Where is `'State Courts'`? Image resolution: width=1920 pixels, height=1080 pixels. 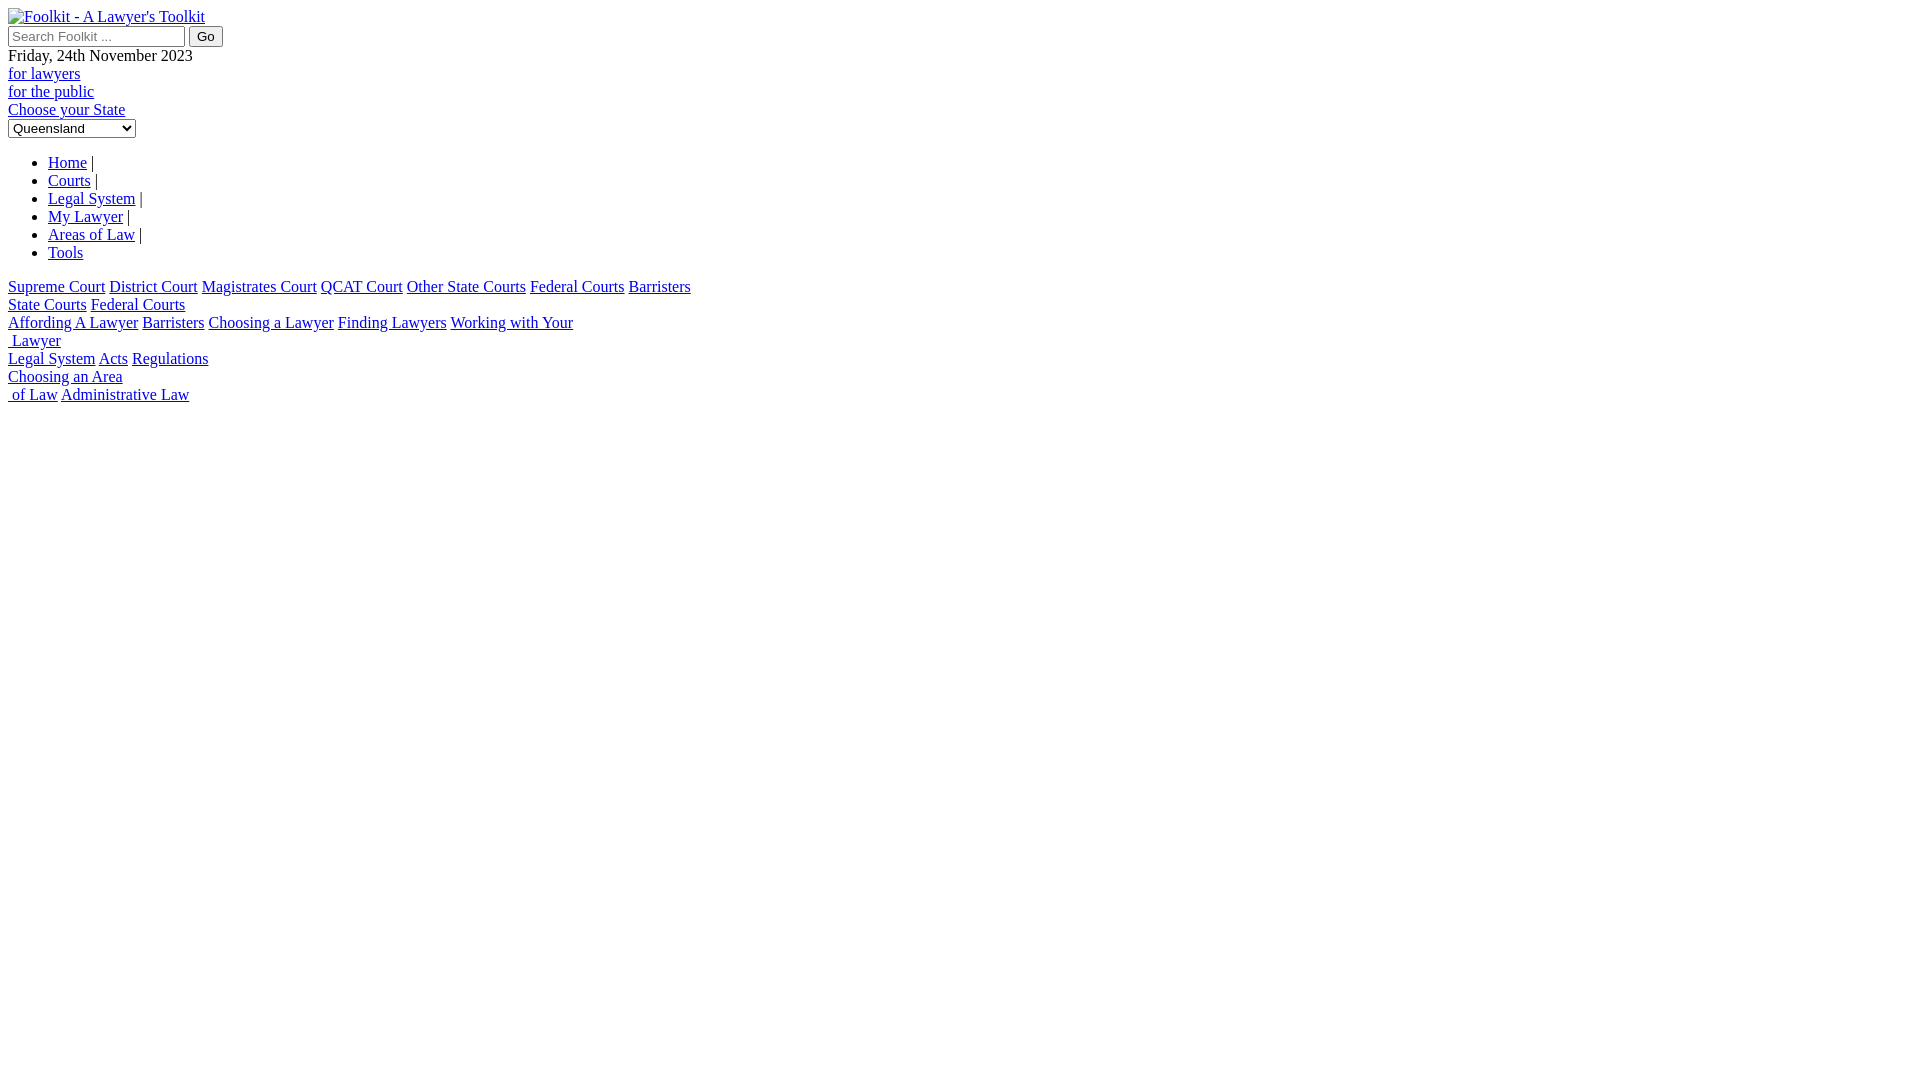
'State Courts' is located at coordinates (47, 304).